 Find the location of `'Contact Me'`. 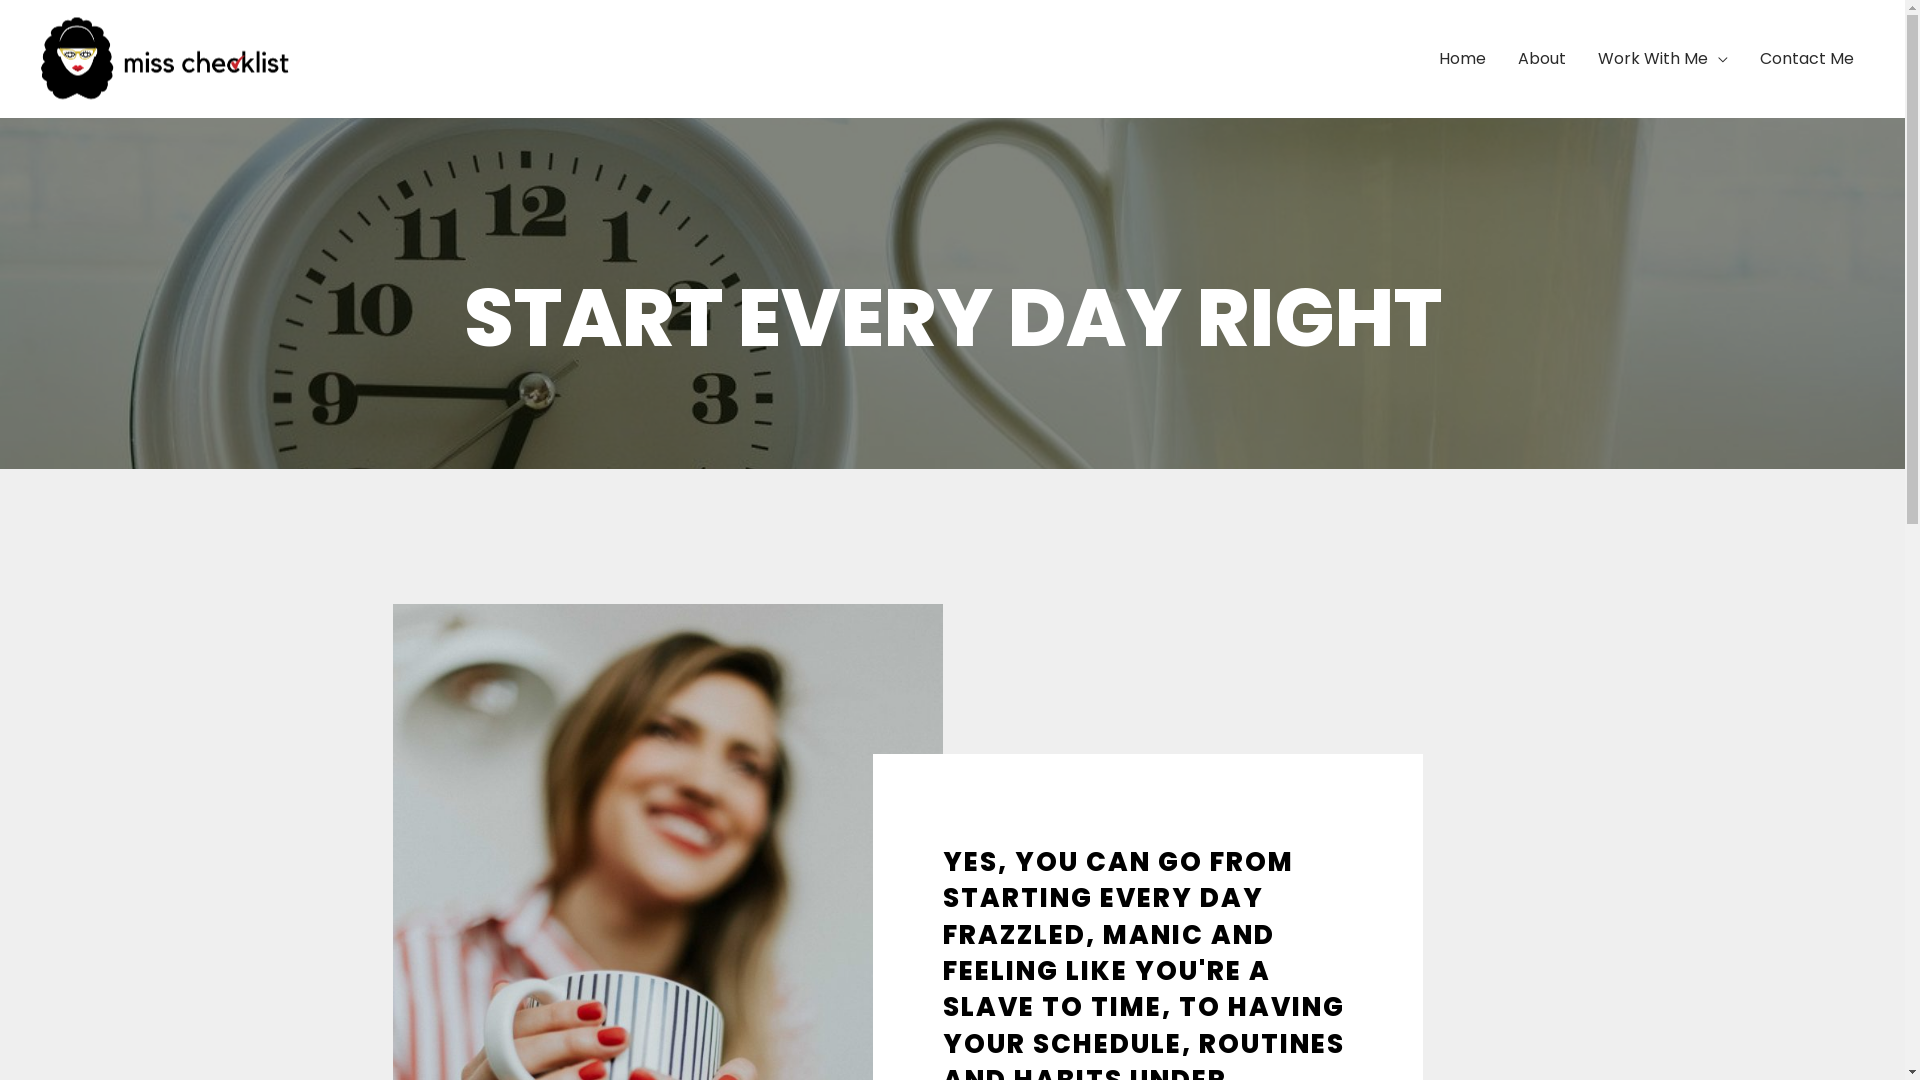

'Contact Me' is located at coordinates (1806, 57).